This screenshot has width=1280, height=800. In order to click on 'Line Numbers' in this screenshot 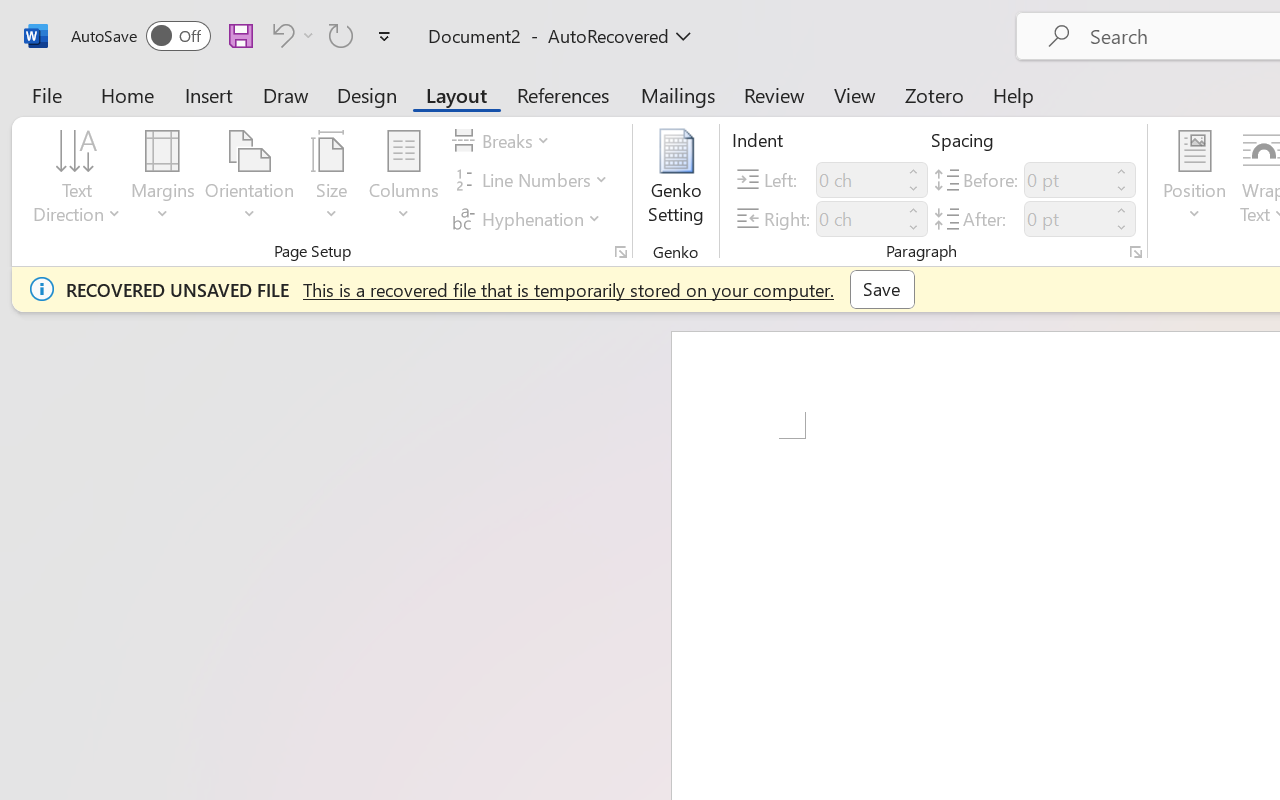, I will do `click(533, 179)`.